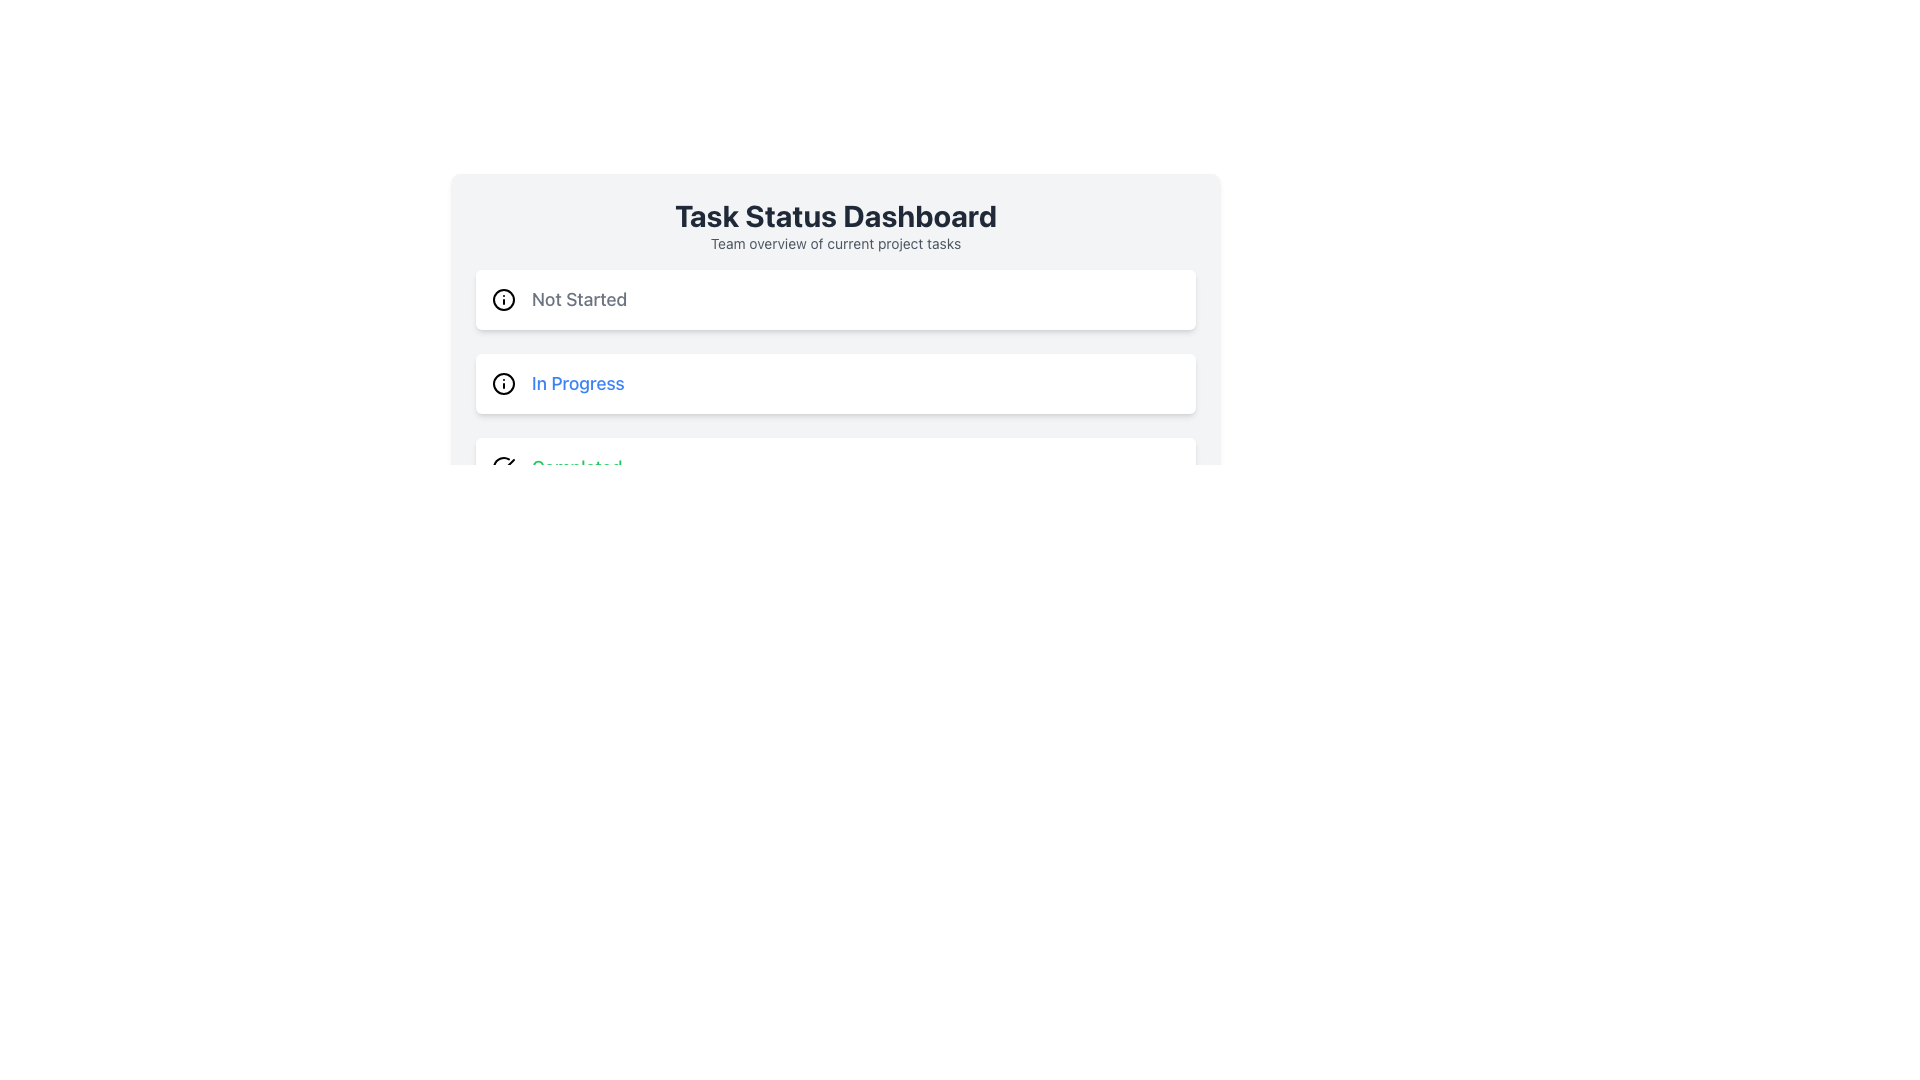 The width and height of the screenshot is (1920, 1080). What do you see at coordinates (504, 384) in the screenshot?
I see `the SVG circle element that is part of the information icon, located before the 'Not Started' text label` at bounding box center [504, 384].